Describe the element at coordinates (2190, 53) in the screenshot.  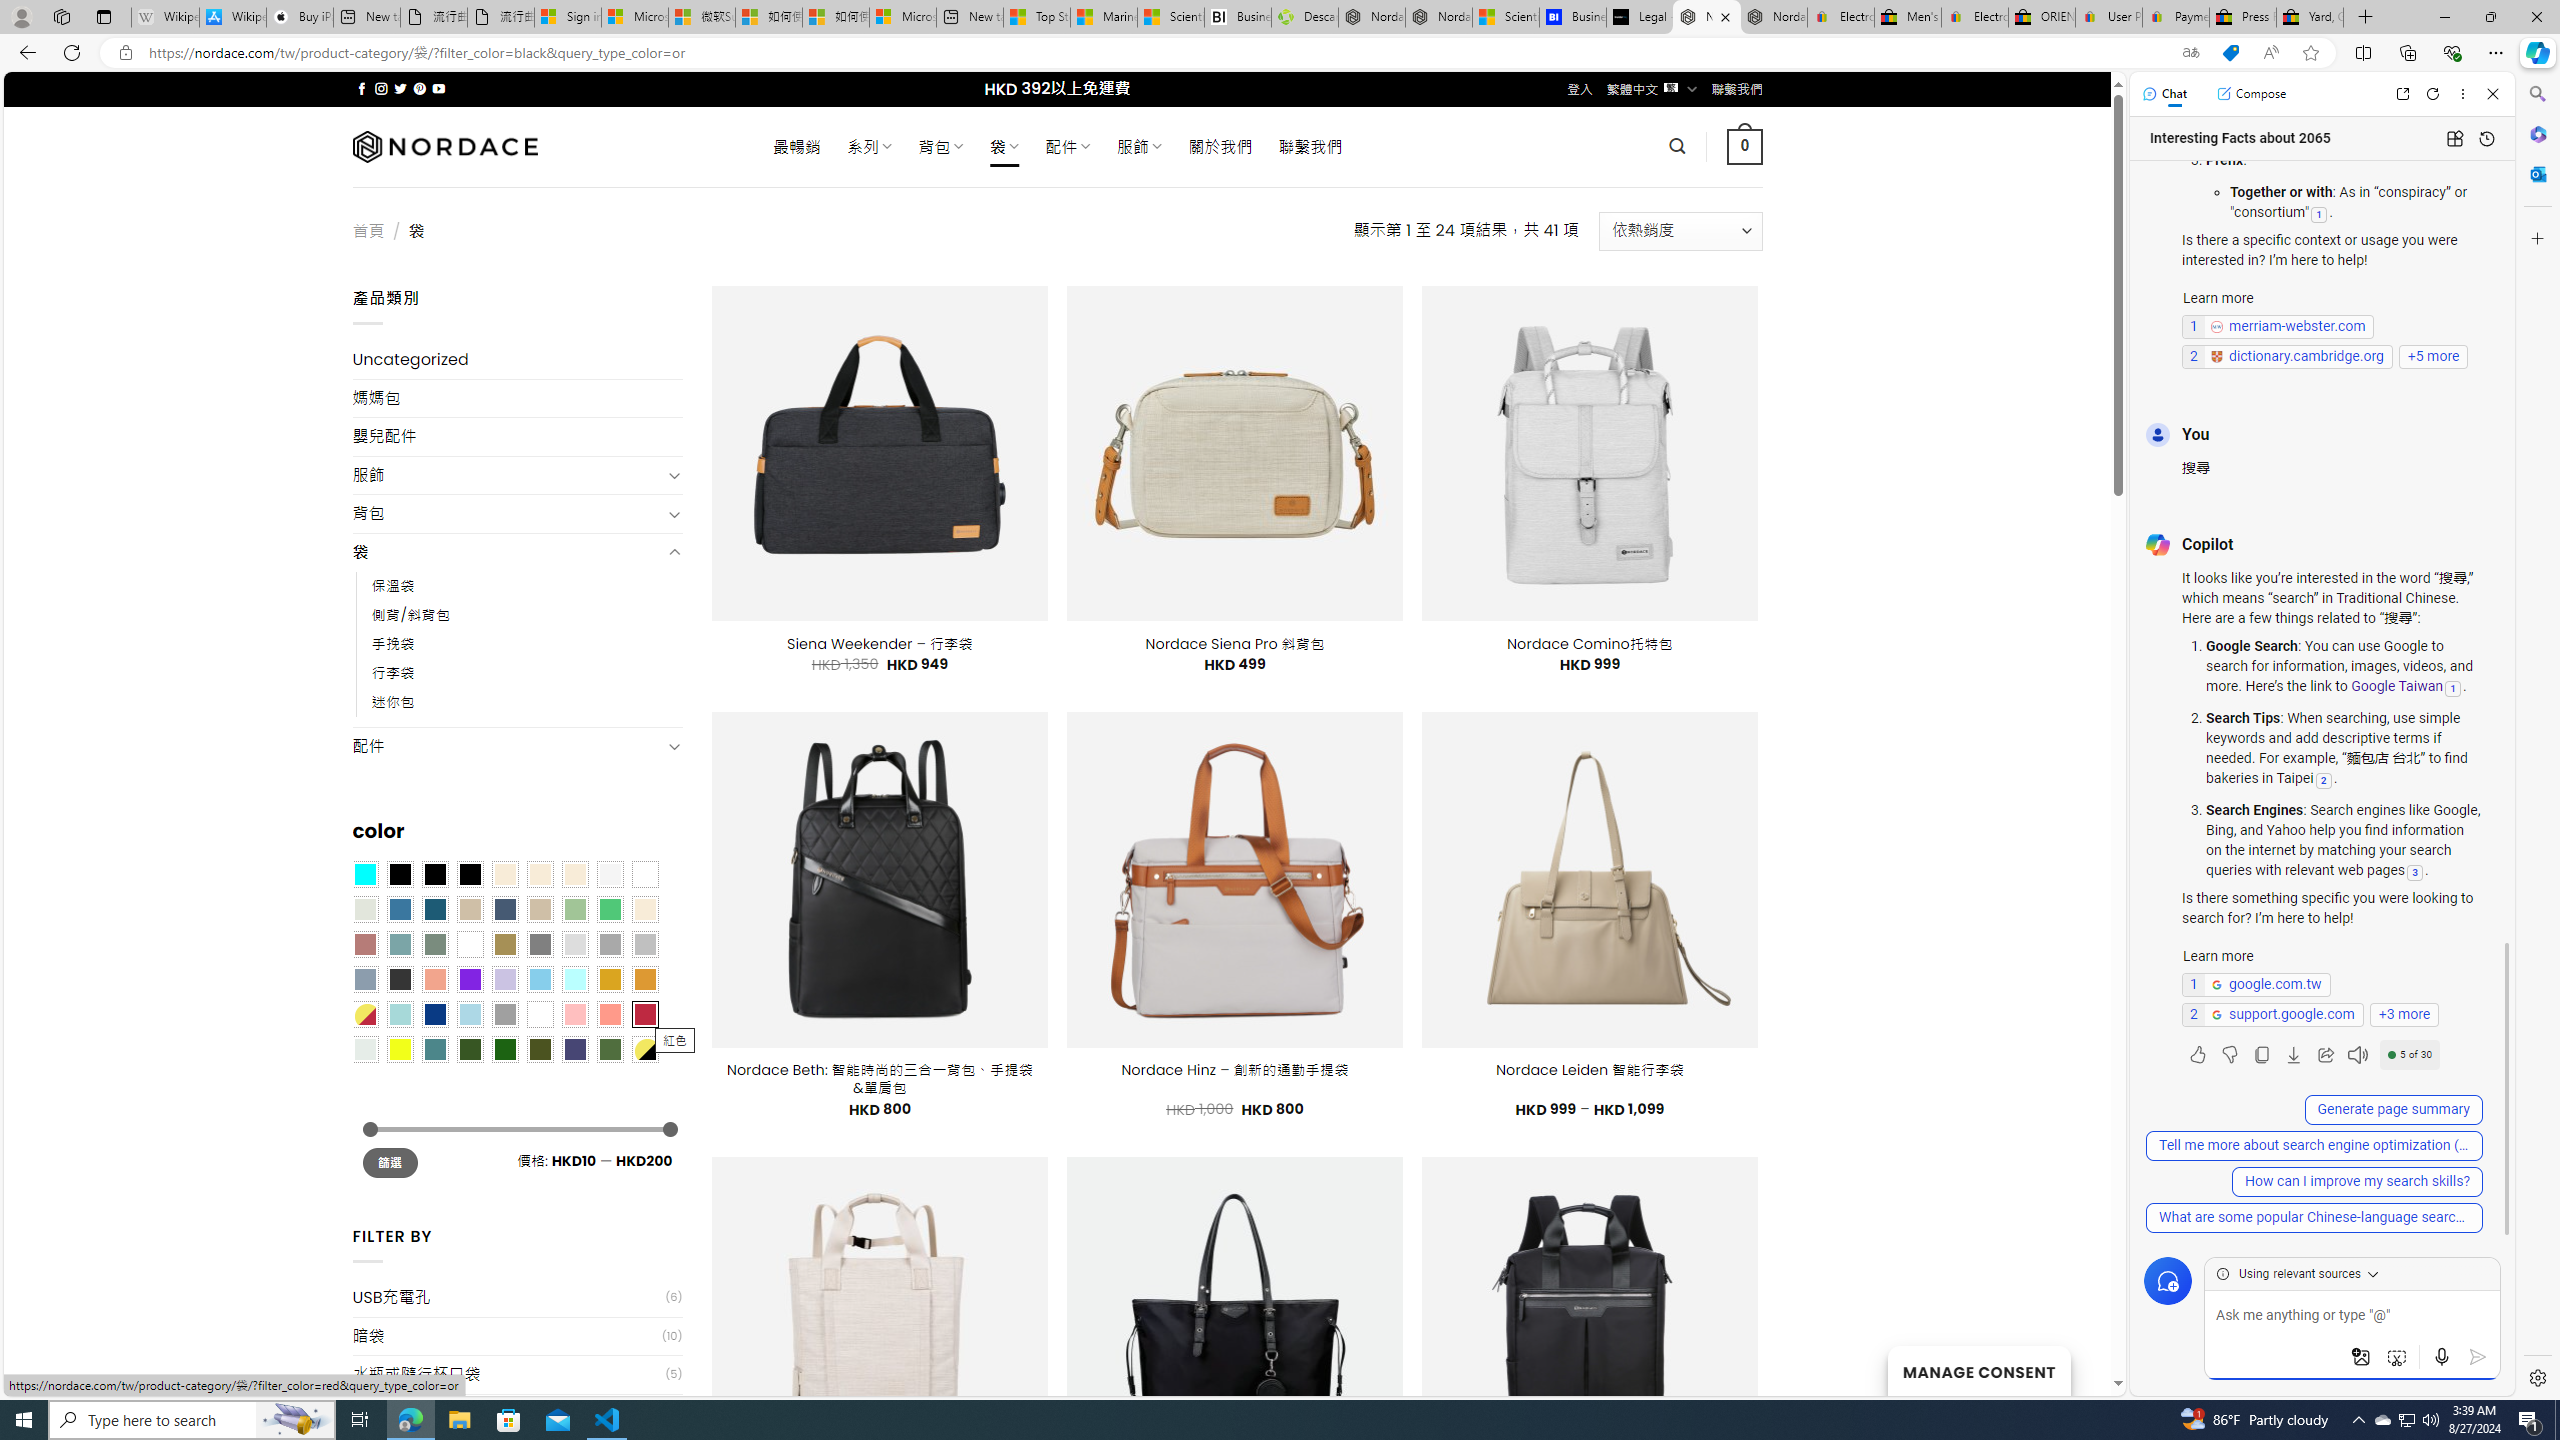
I see `'Show translate options'` at that location.